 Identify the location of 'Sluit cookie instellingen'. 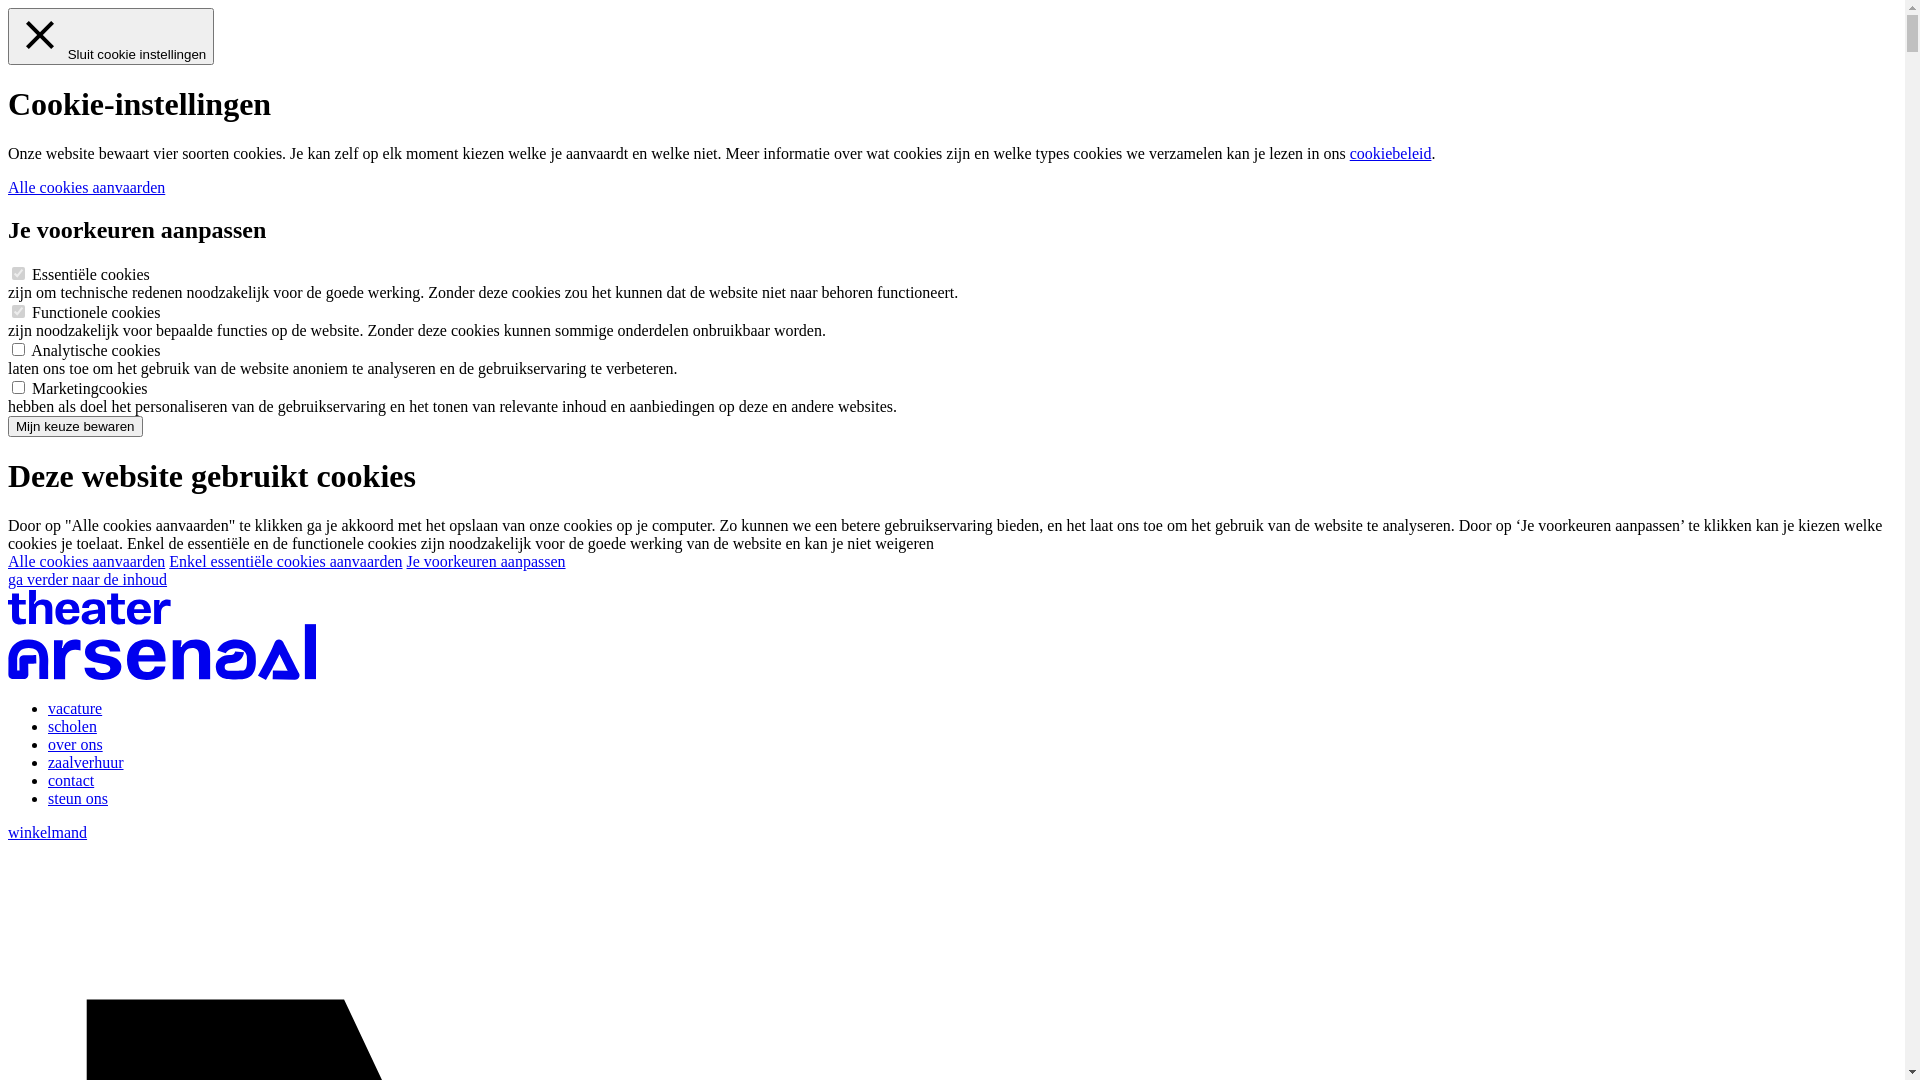
(8, 36).